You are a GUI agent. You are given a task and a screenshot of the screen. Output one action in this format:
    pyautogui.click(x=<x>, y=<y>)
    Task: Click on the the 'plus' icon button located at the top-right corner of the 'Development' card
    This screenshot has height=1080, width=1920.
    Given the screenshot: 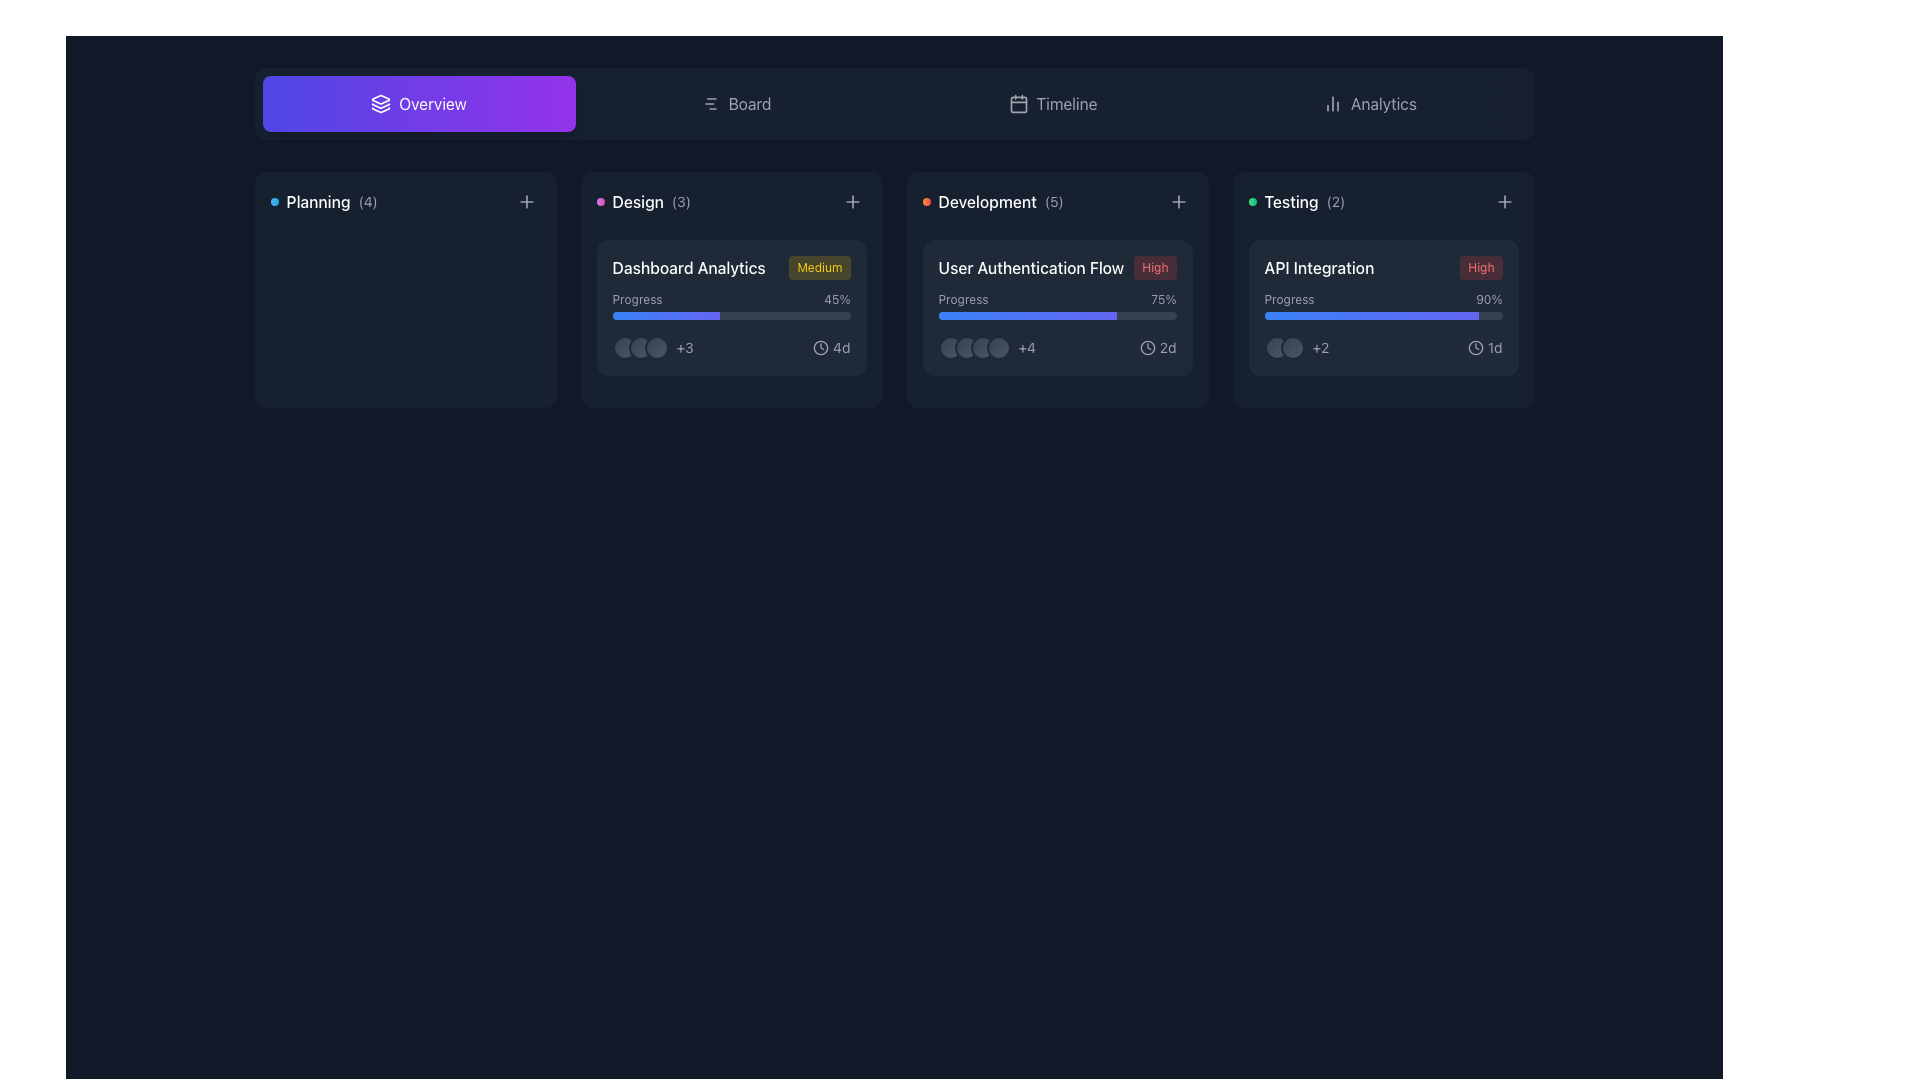 What is the action you would take?
    pyautogui.click(x=1178, y=201)
    